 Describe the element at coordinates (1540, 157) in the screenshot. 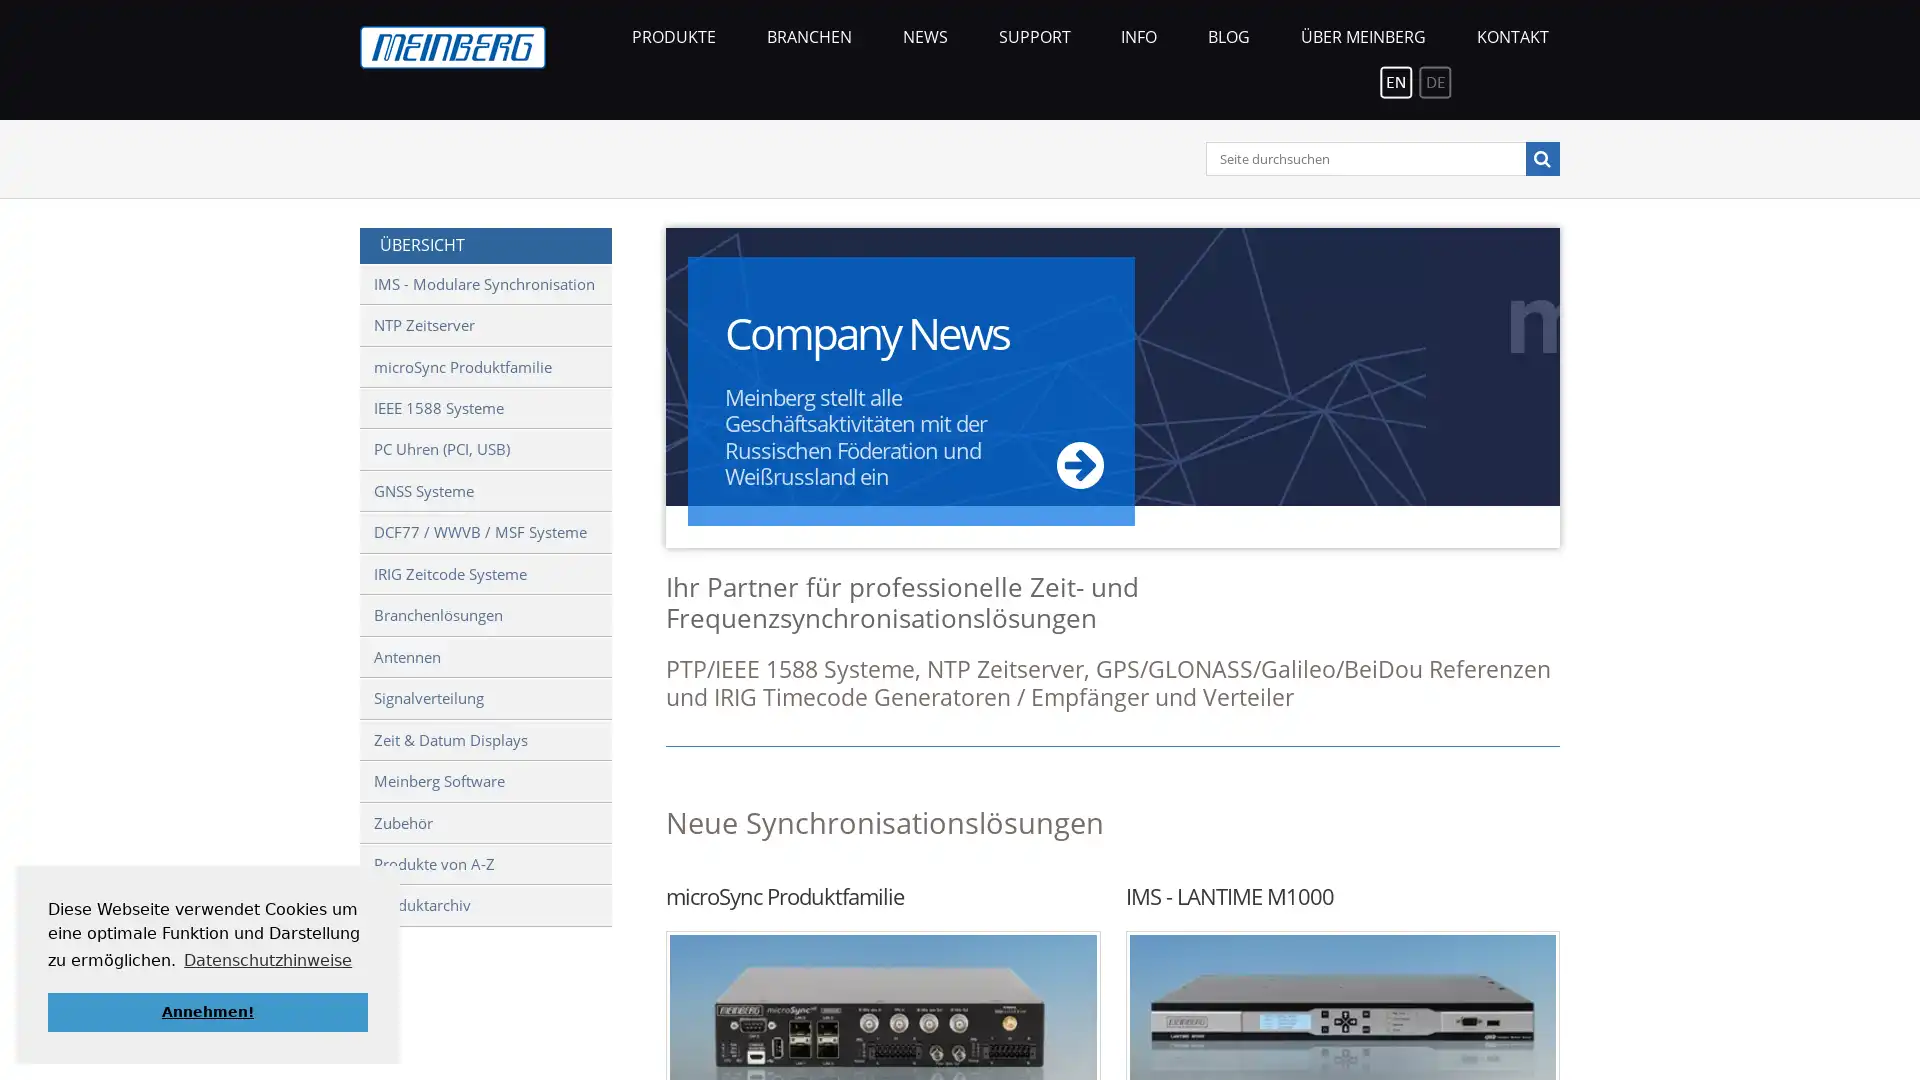

I see `Search` at that location.